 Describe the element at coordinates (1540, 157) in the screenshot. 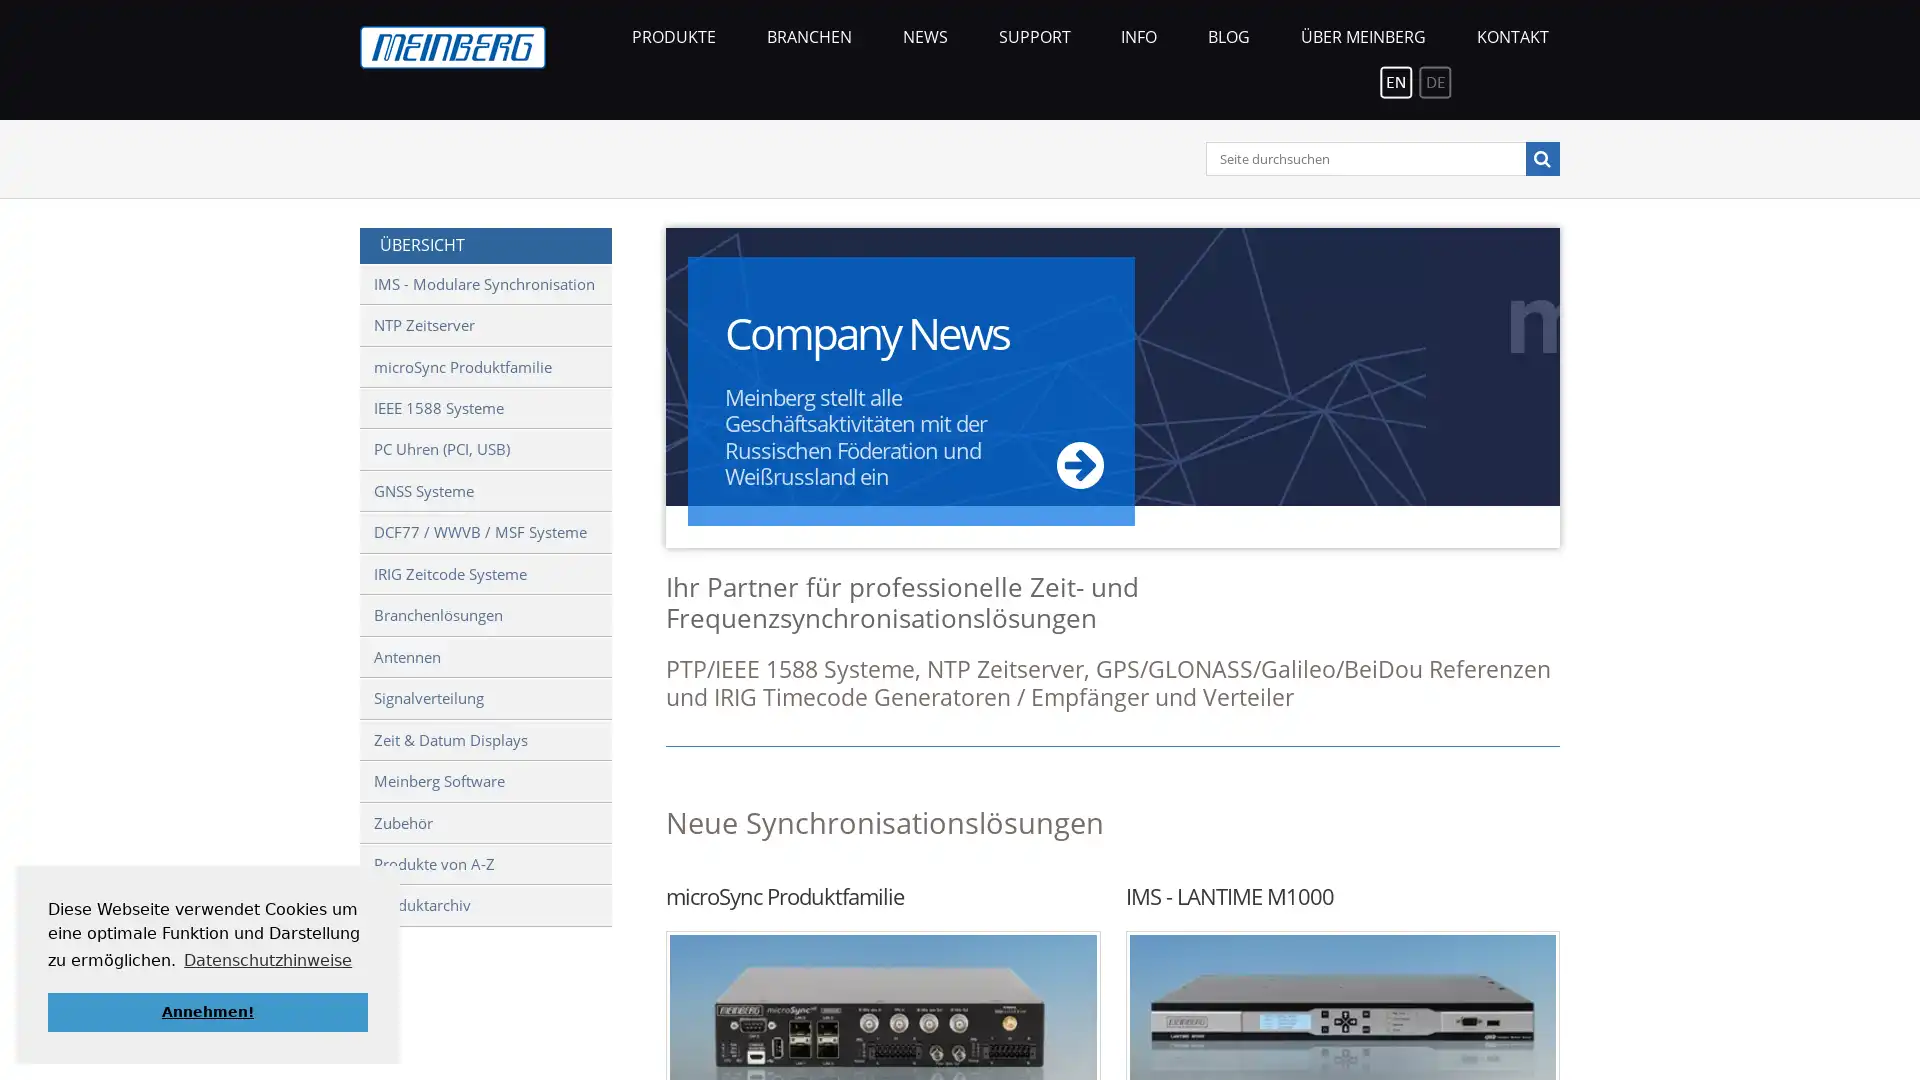

I see `Search` at that location.